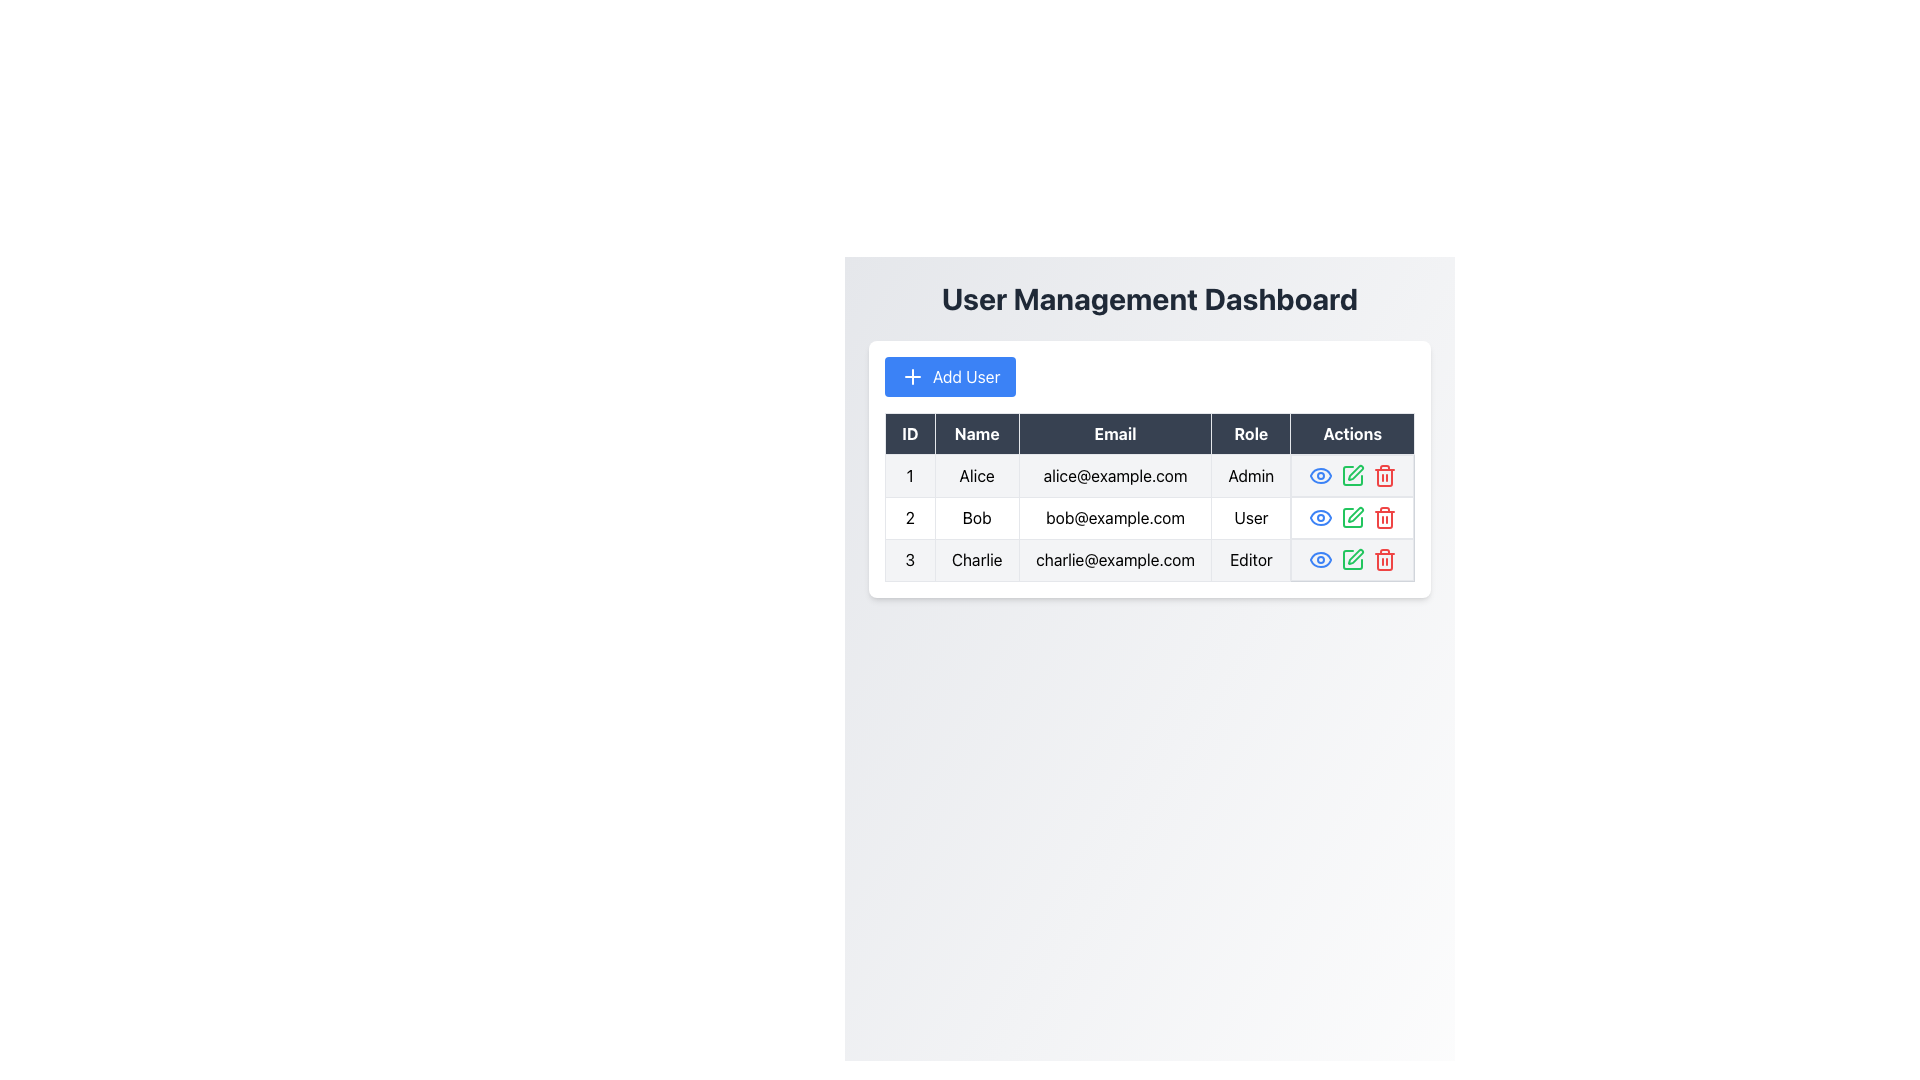 The image size is (1920, 1080). I want to click on the red delete button, which is the last in a row of three action buttons in the 'Actions' column of the table, so click(1383, 475).